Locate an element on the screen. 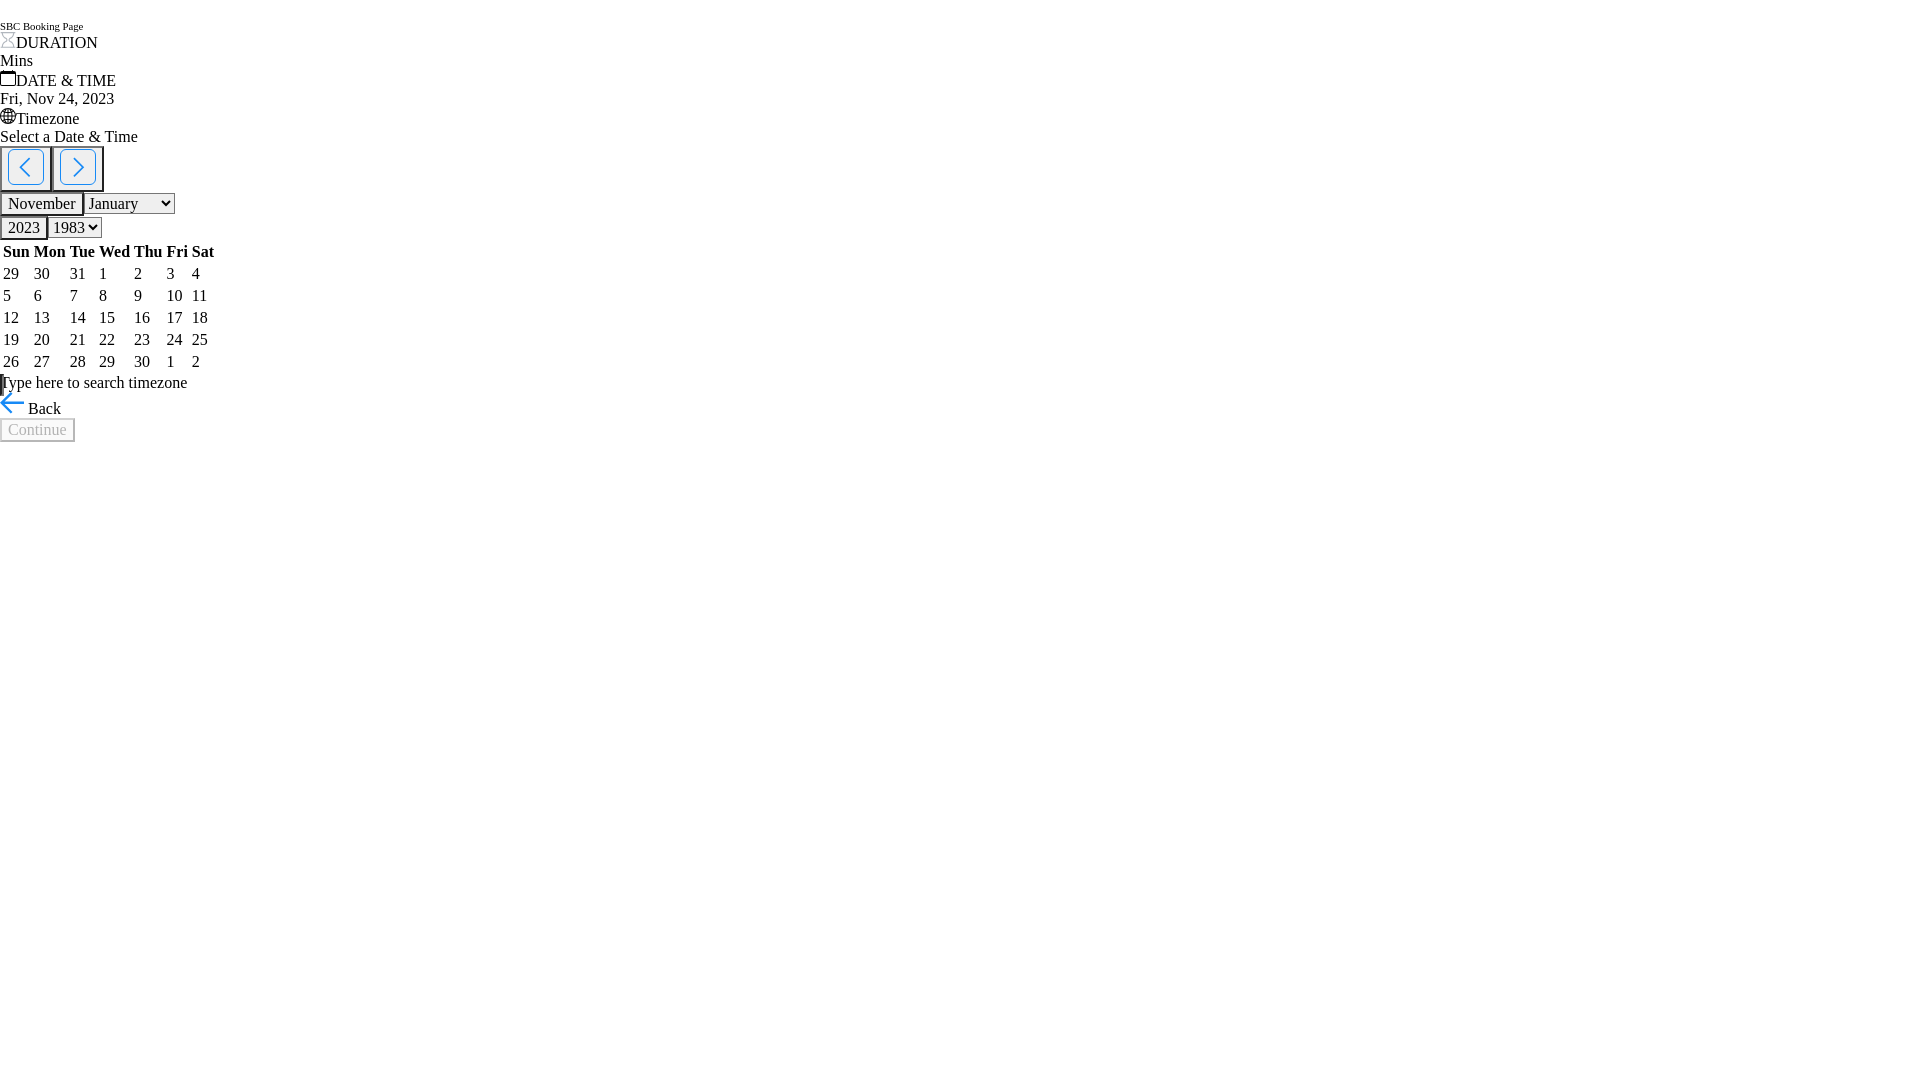 This screenshot has width=1920, height=1080. 'Previous month' is located at coordinates (25, 168).